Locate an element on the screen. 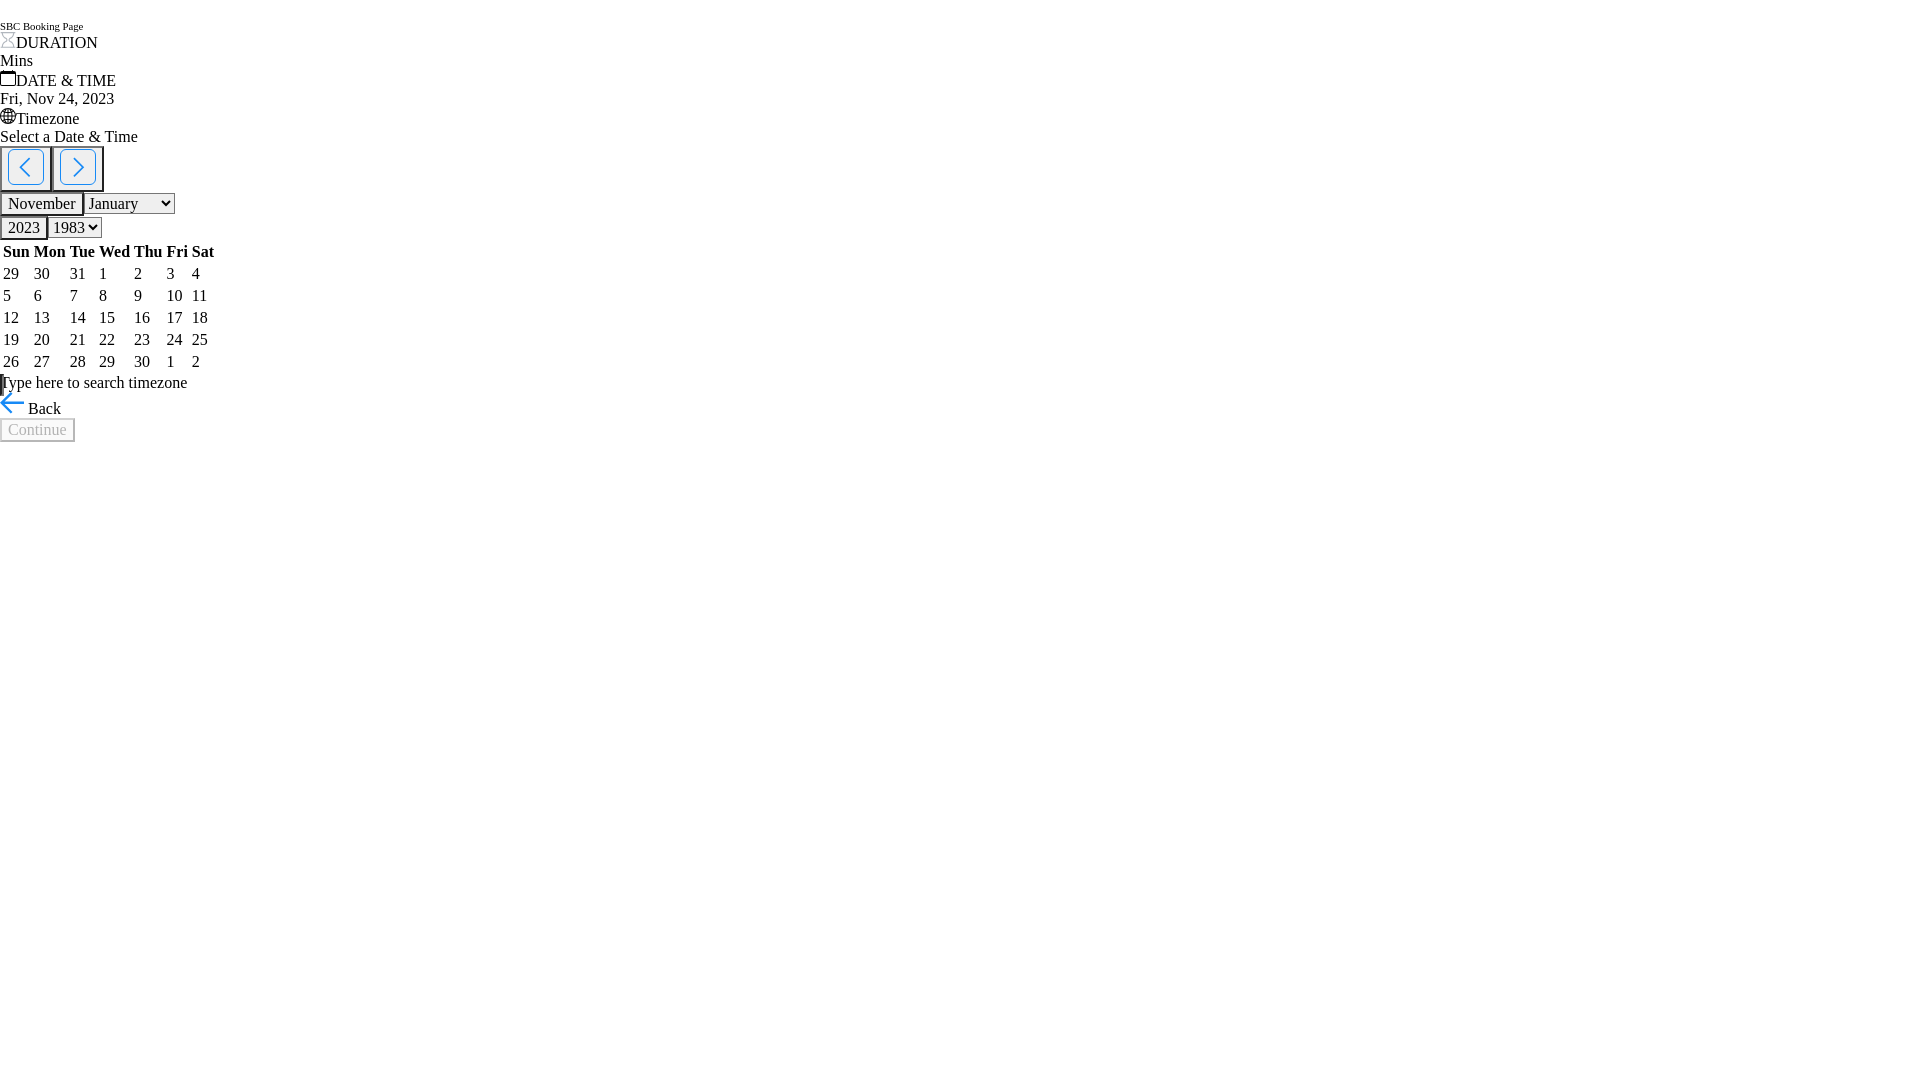 This screenshot has width=1920, height=1080. 'Previous month' is located at coordinates (25, 168).